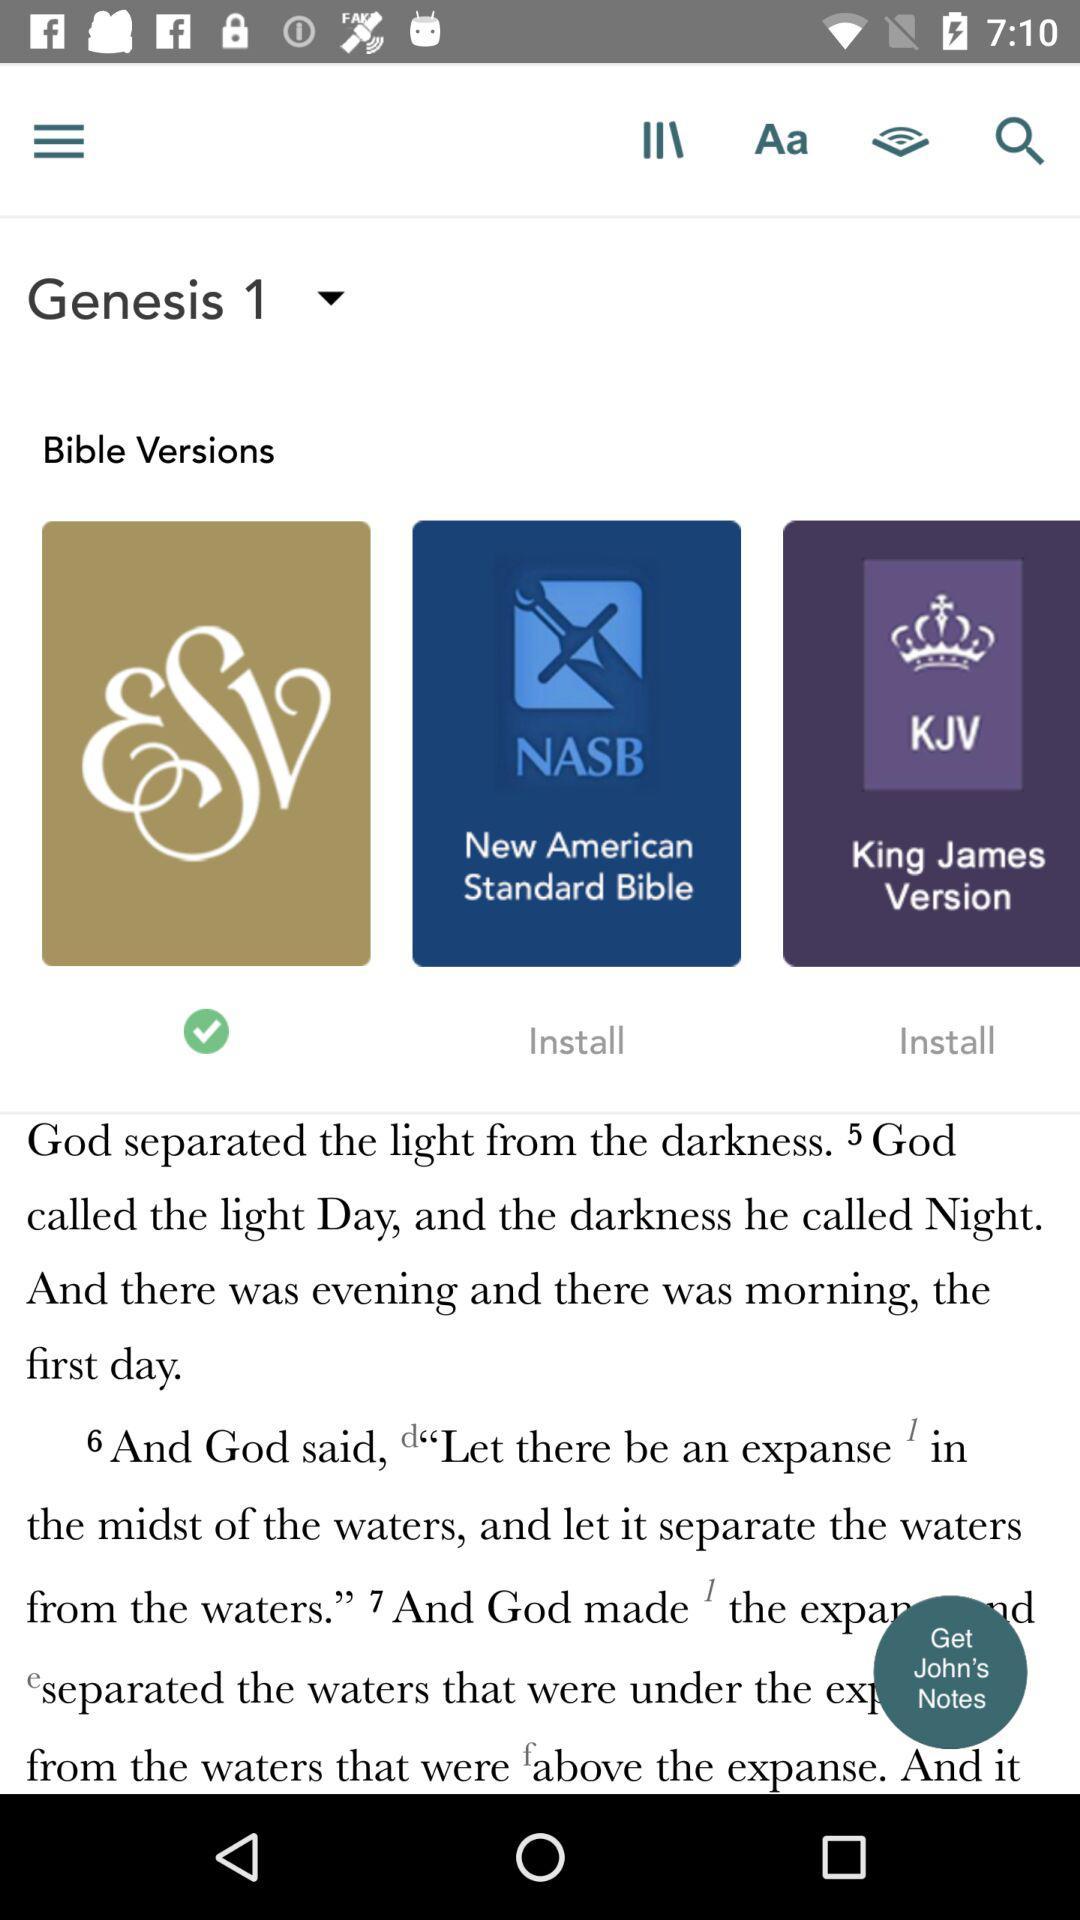 This screenshot has width=1080, height=1920. Describe the element at coordinates (1020, 139) in the screenshot. I see `shows search option` at that location.